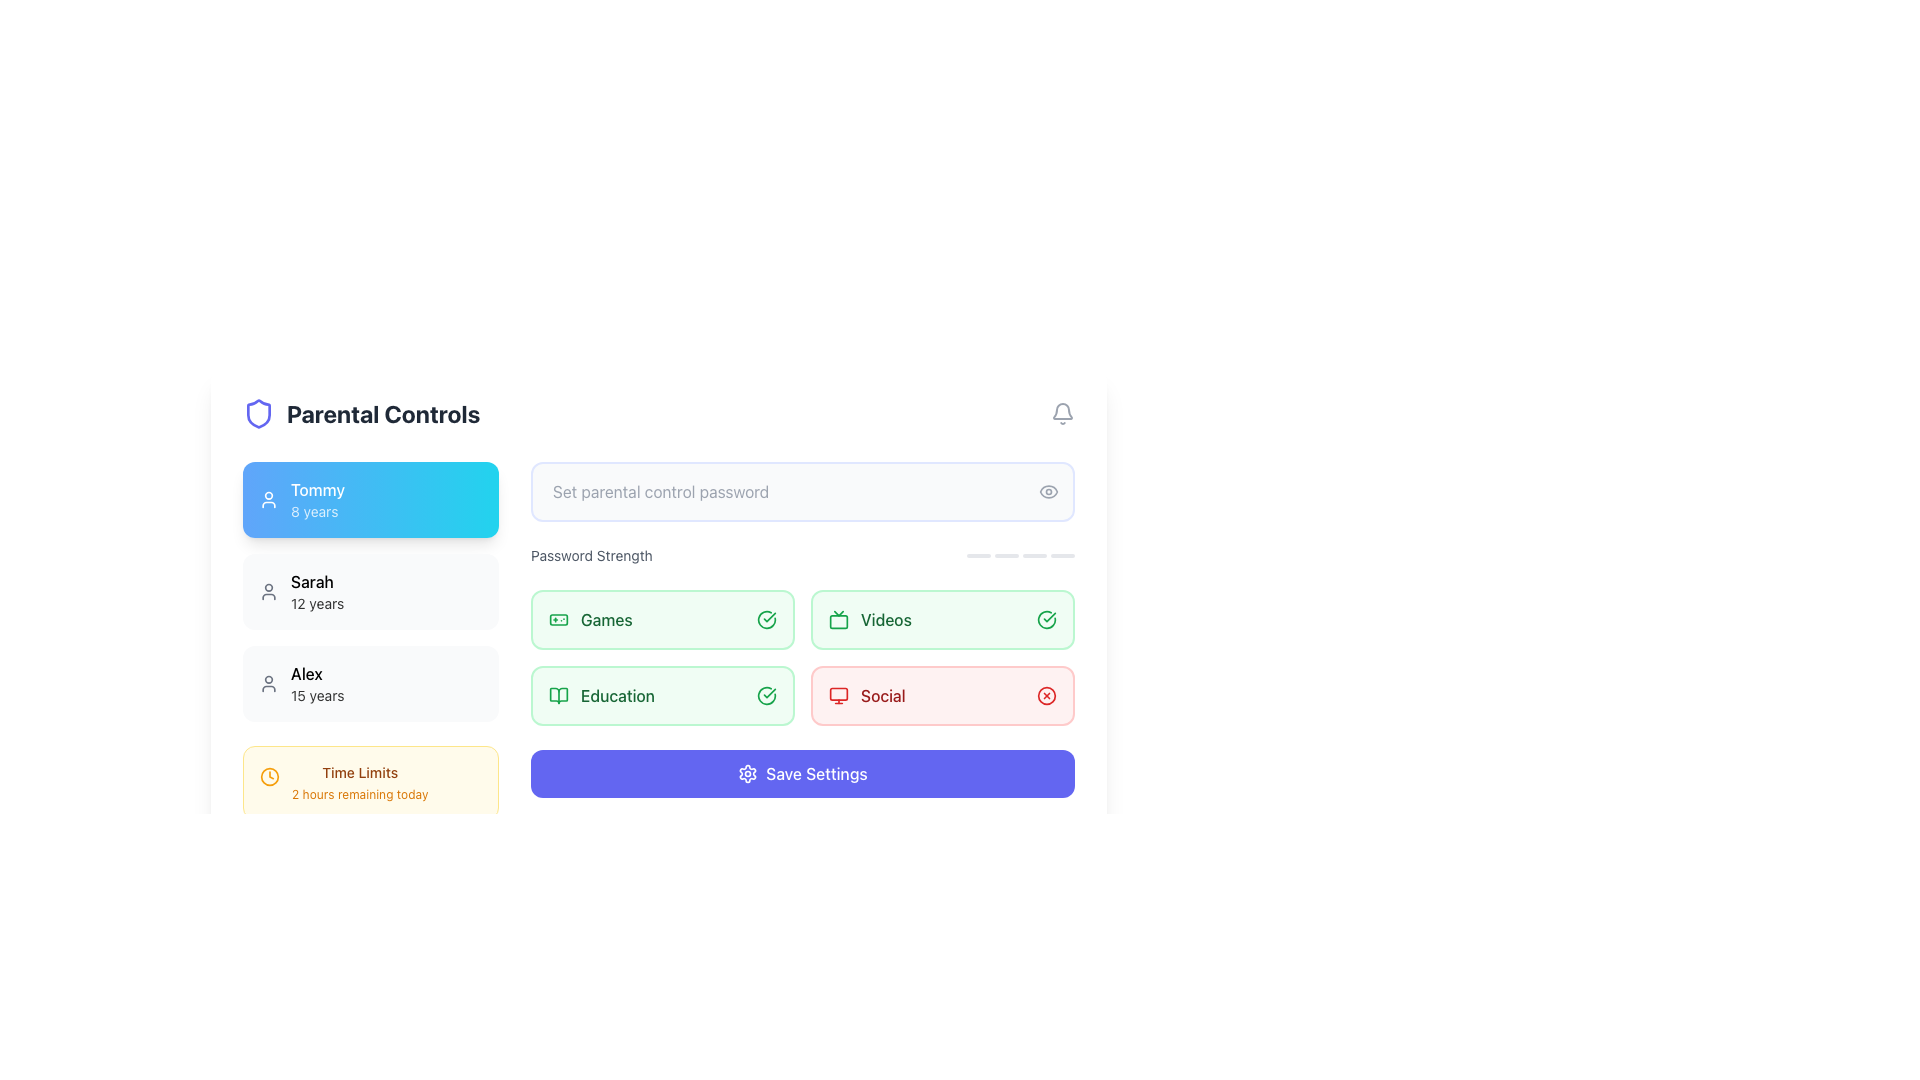  Describe the element at coordinates (802, 555) in the screenshot. I see `the Password Strength meter located below the parental control password input field` at that location.